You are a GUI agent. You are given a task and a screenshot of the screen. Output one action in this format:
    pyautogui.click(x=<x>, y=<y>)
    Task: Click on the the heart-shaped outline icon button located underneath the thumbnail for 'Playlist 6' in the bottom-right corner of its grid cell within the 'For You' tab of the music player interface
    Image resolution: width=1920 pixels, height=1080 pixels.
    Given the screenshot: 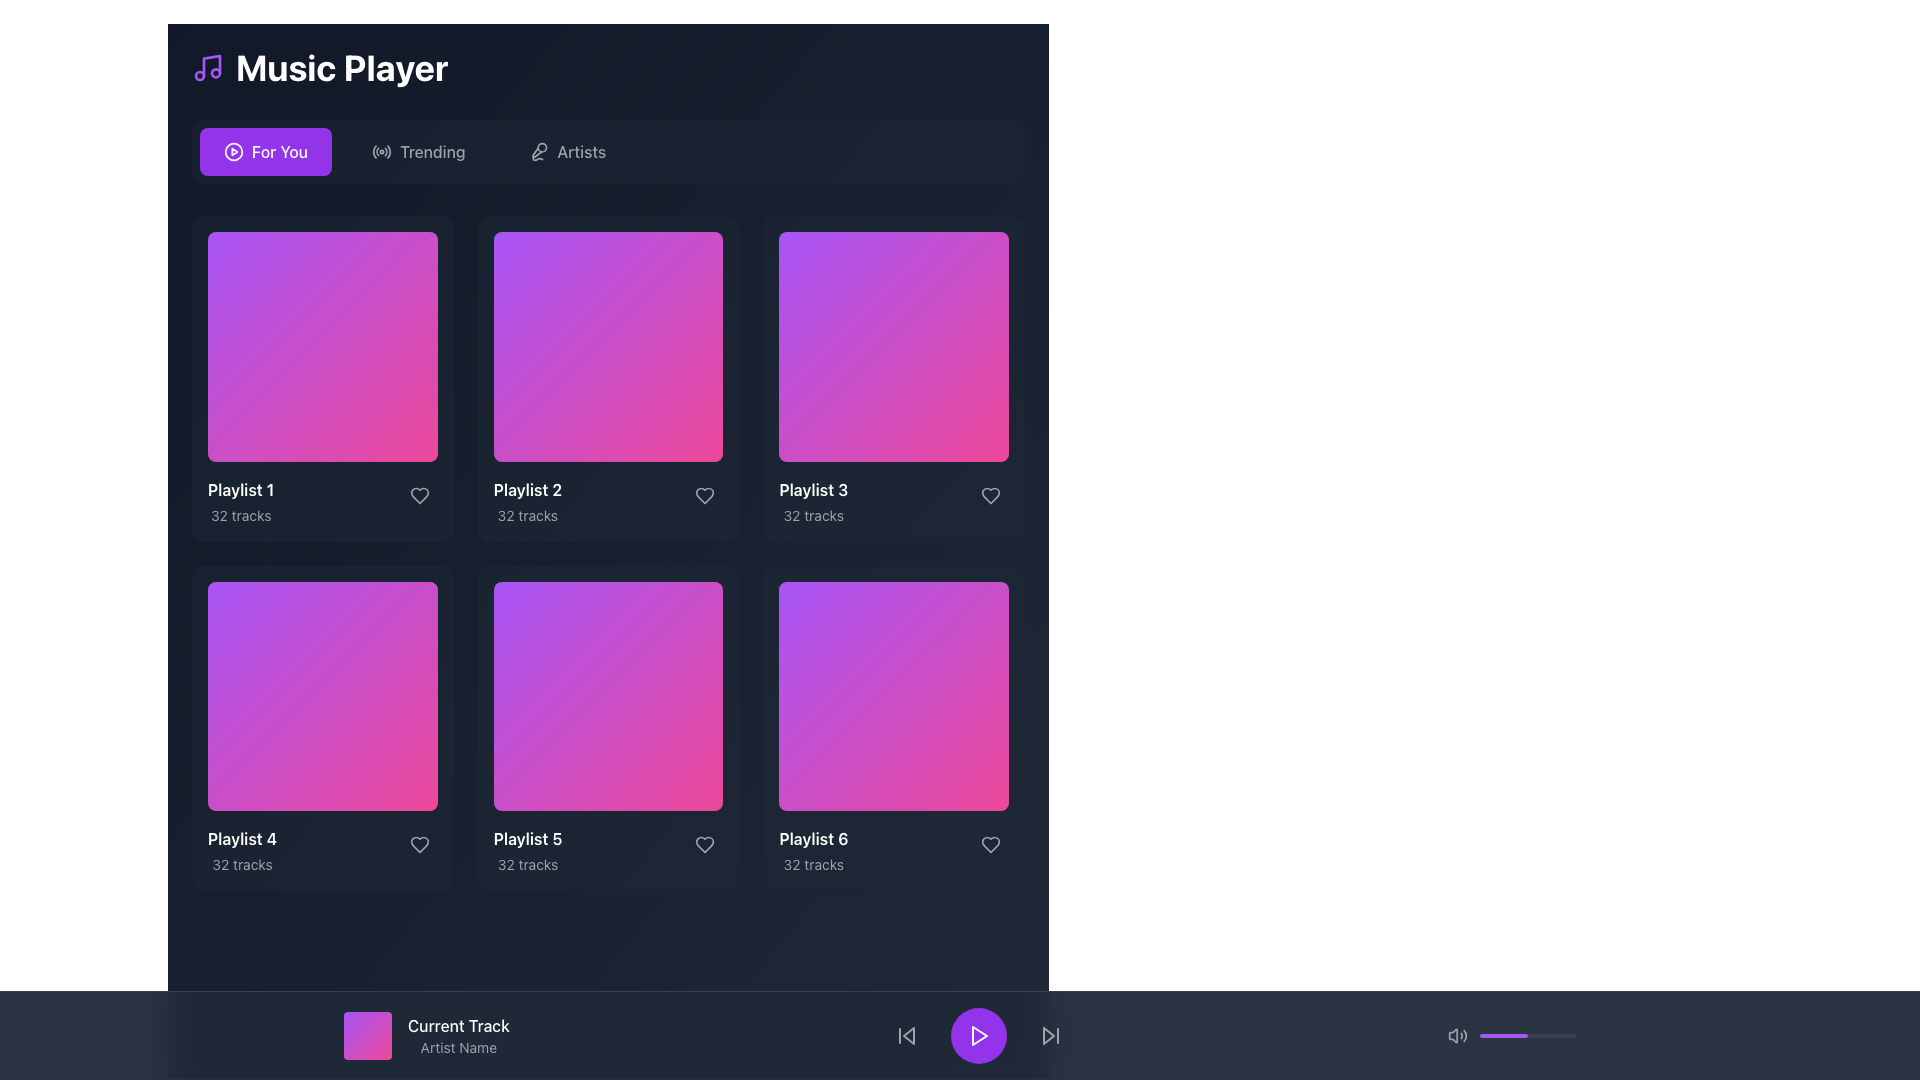 What is the action you would take?
    pyautogui.click(x=990, y=845)
    